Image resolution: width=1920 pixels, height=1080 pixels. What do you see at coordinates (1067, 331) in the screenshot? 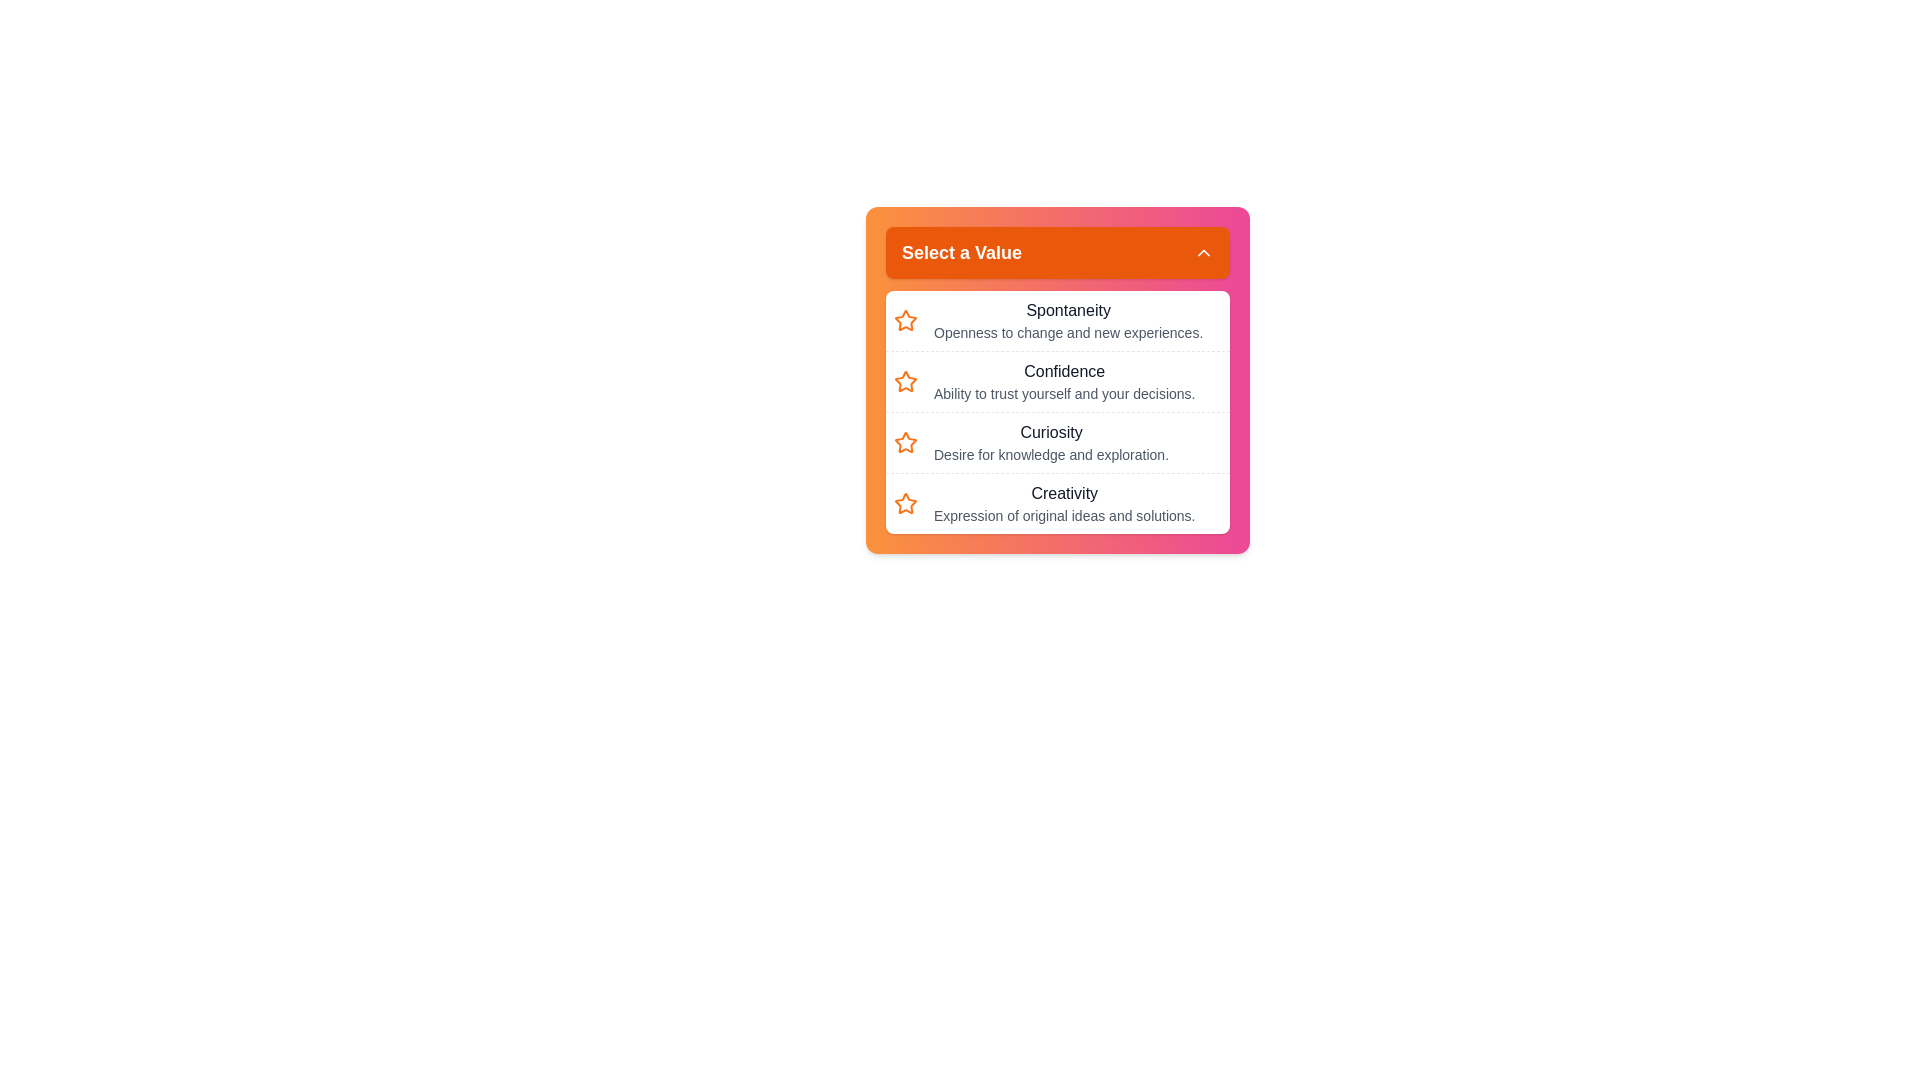
I see `the descriptive text label providing additional information about 'Spontaneity' within the dropdown menu` at bounding box center [1067, 331].